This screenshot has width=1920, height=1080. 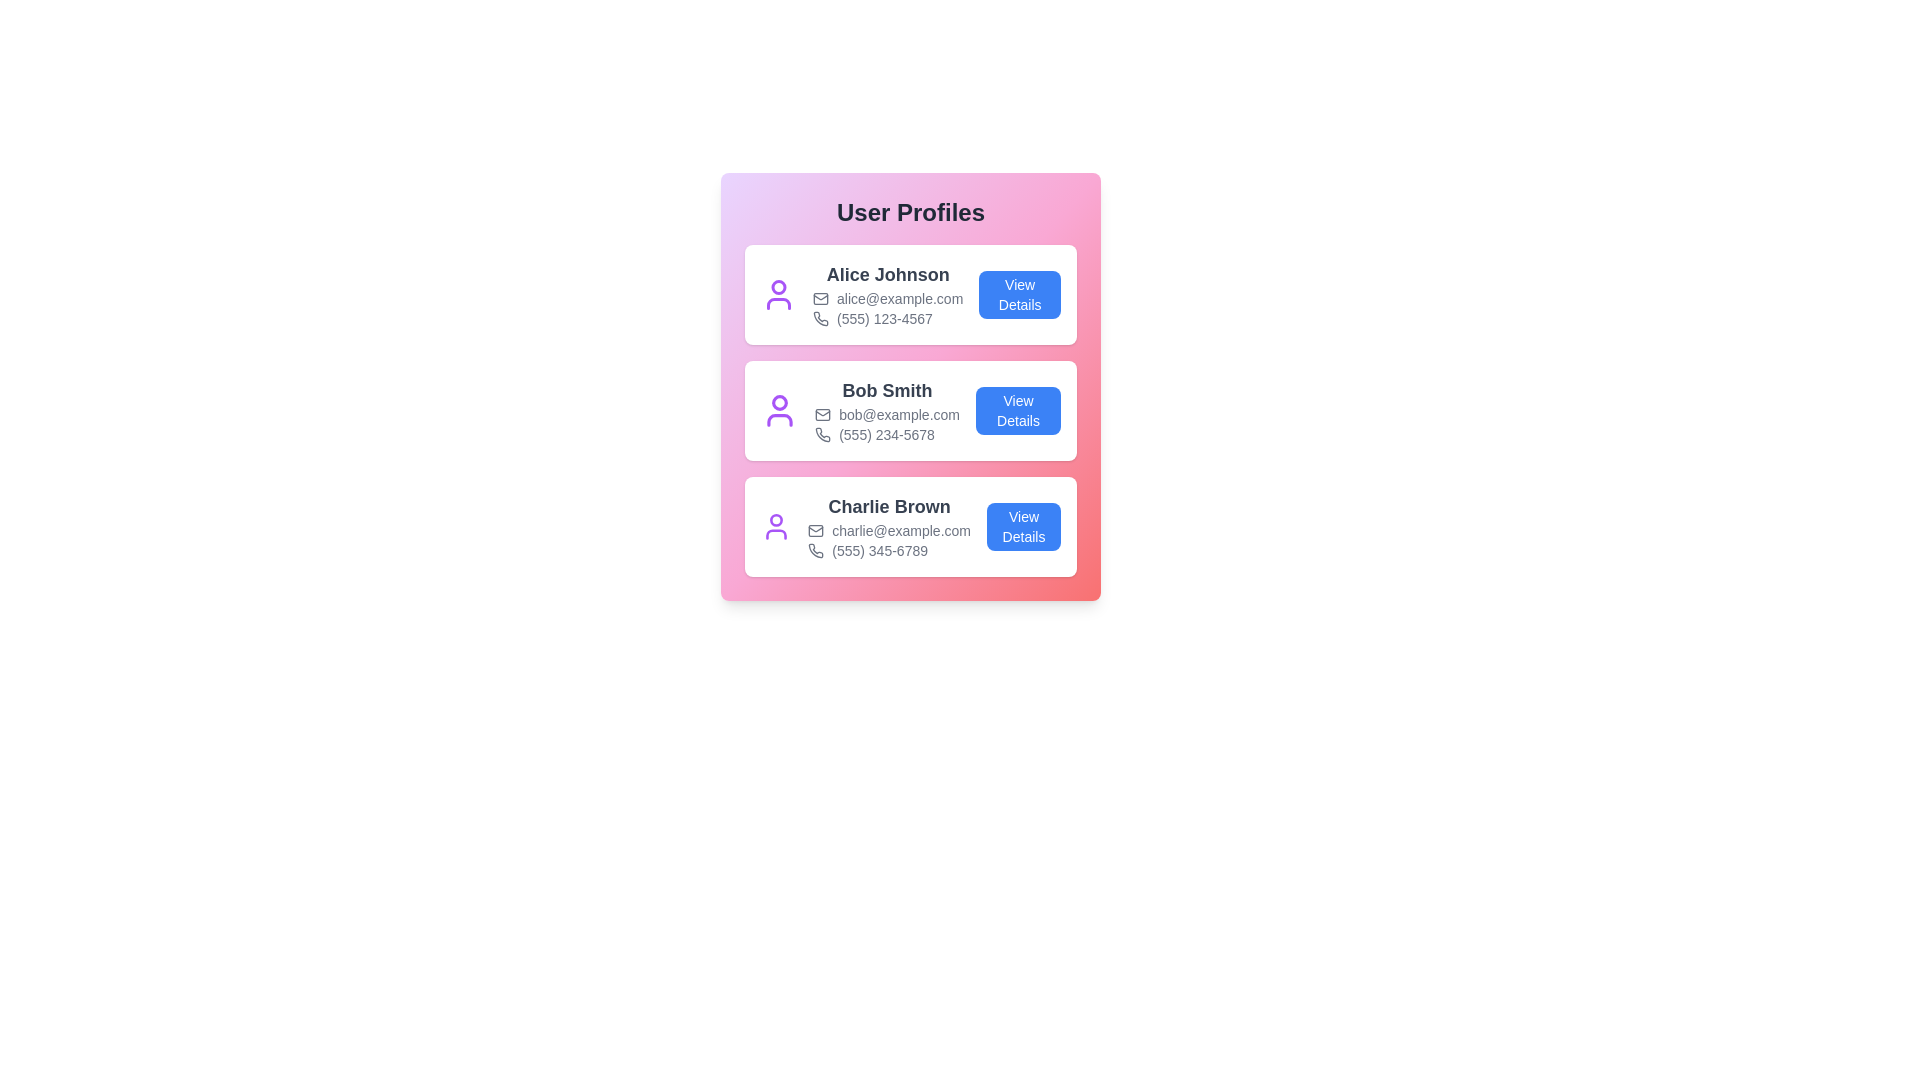 I want to click on the phone icon for the user Bob Smith, so click(x=822, y=434).